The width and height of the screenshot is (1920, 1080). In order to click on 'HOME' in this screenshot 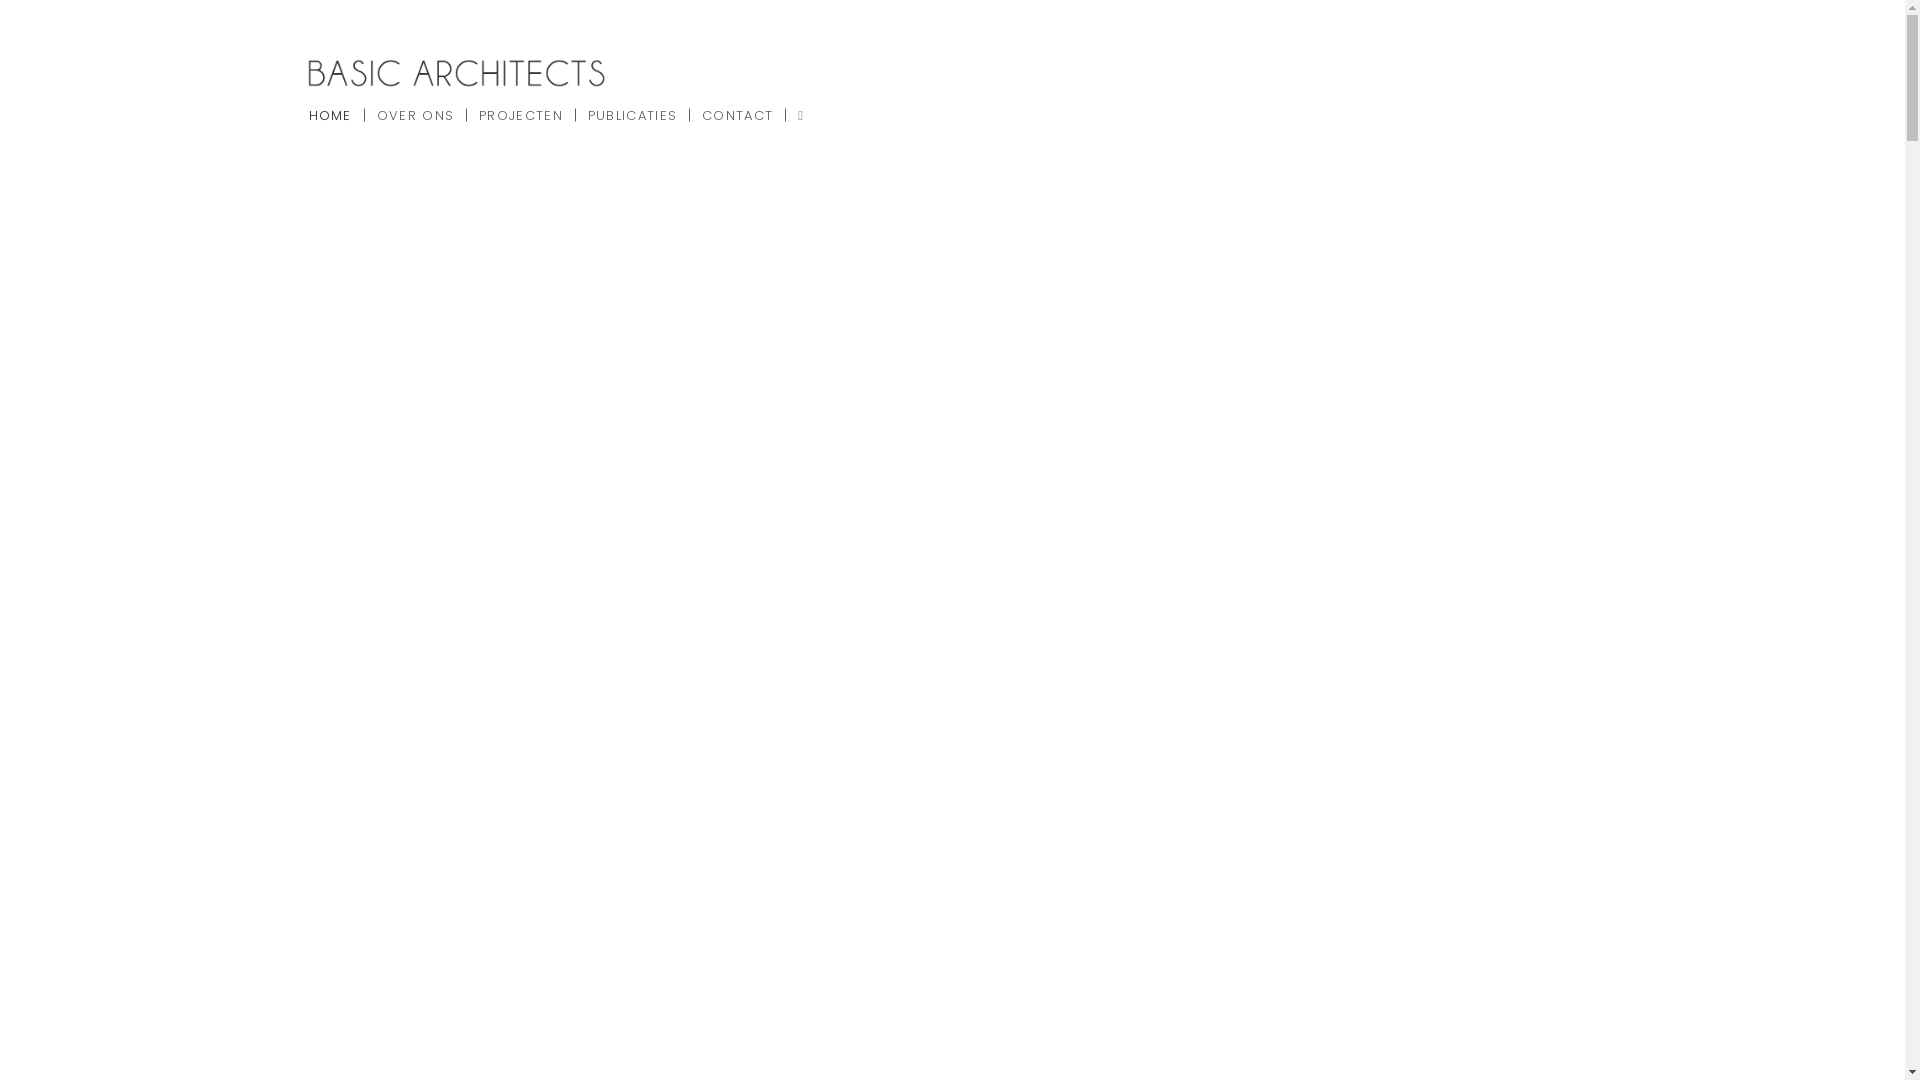, I will do `click(335, 115)`.